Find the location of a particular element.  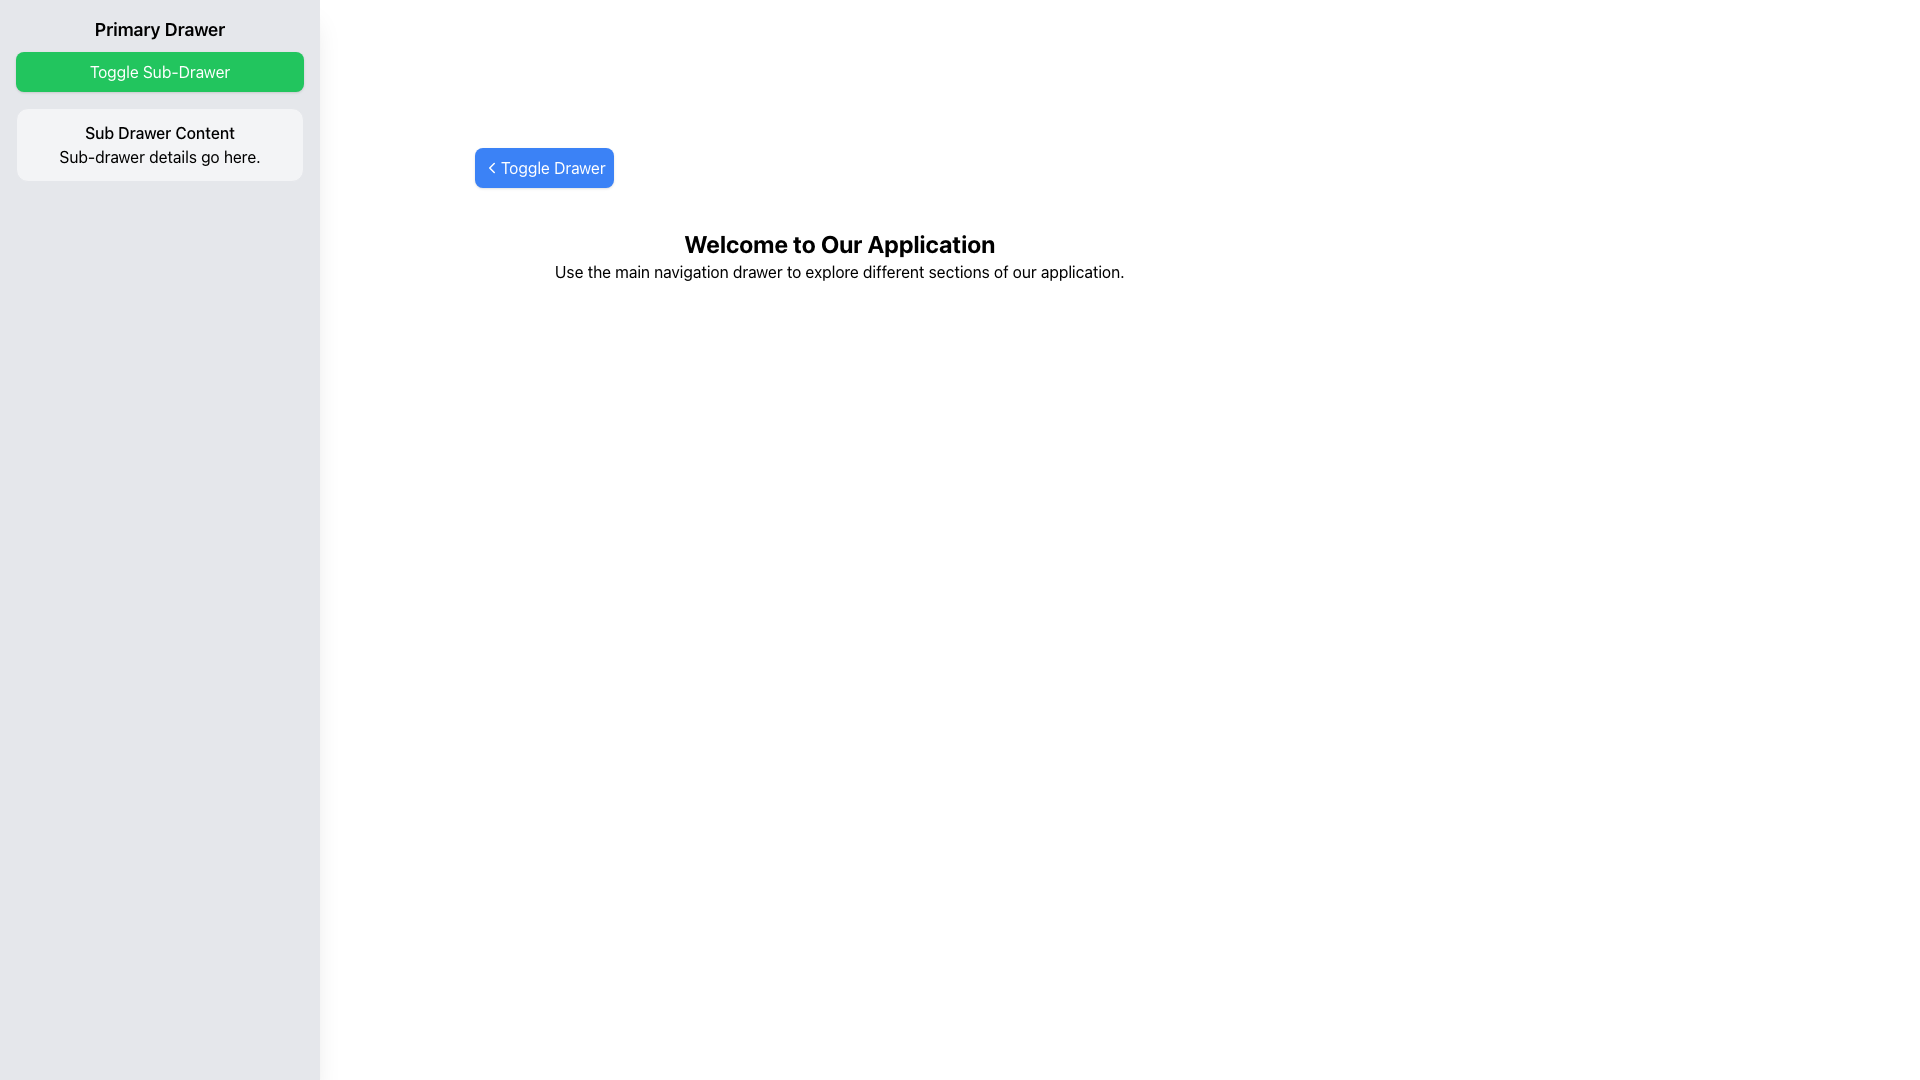

the navigation toggle button located beneath the main heading 'Welcome to Our Application' is located at coordinates (544, 167).